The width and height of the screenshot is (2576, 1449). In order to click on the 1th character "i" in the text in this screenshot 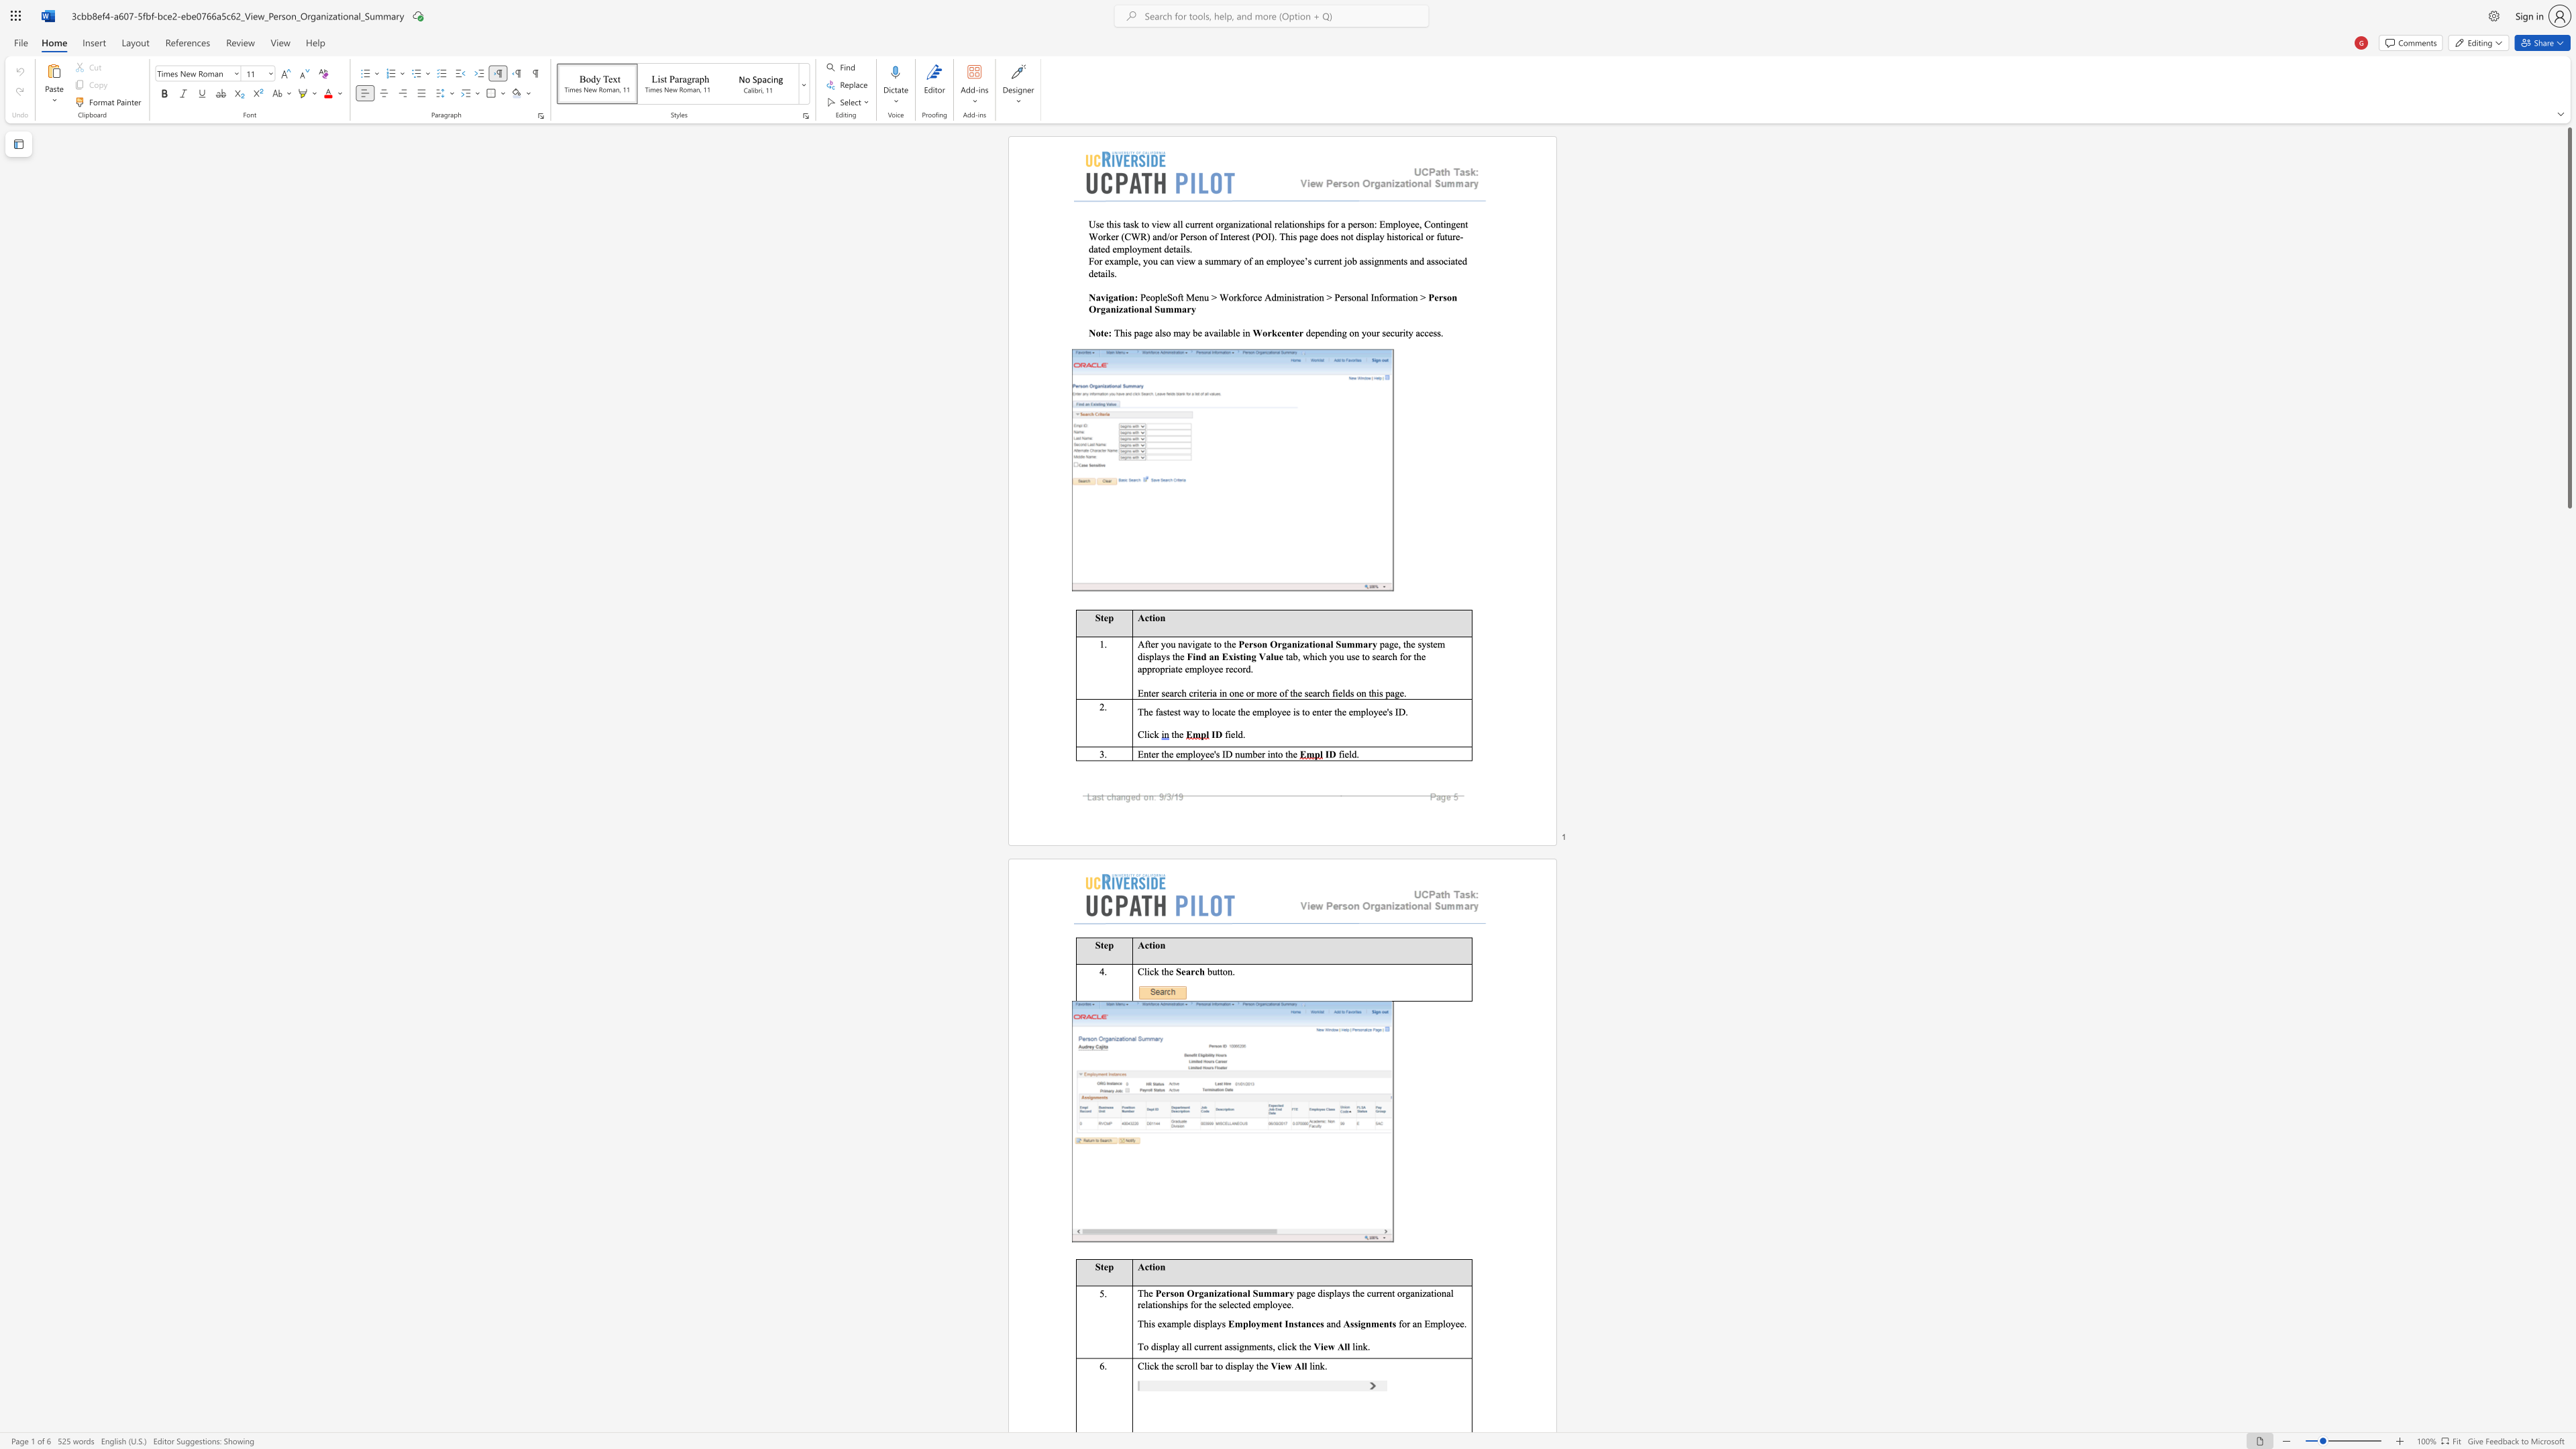, I will do `click(1181, 260)`.